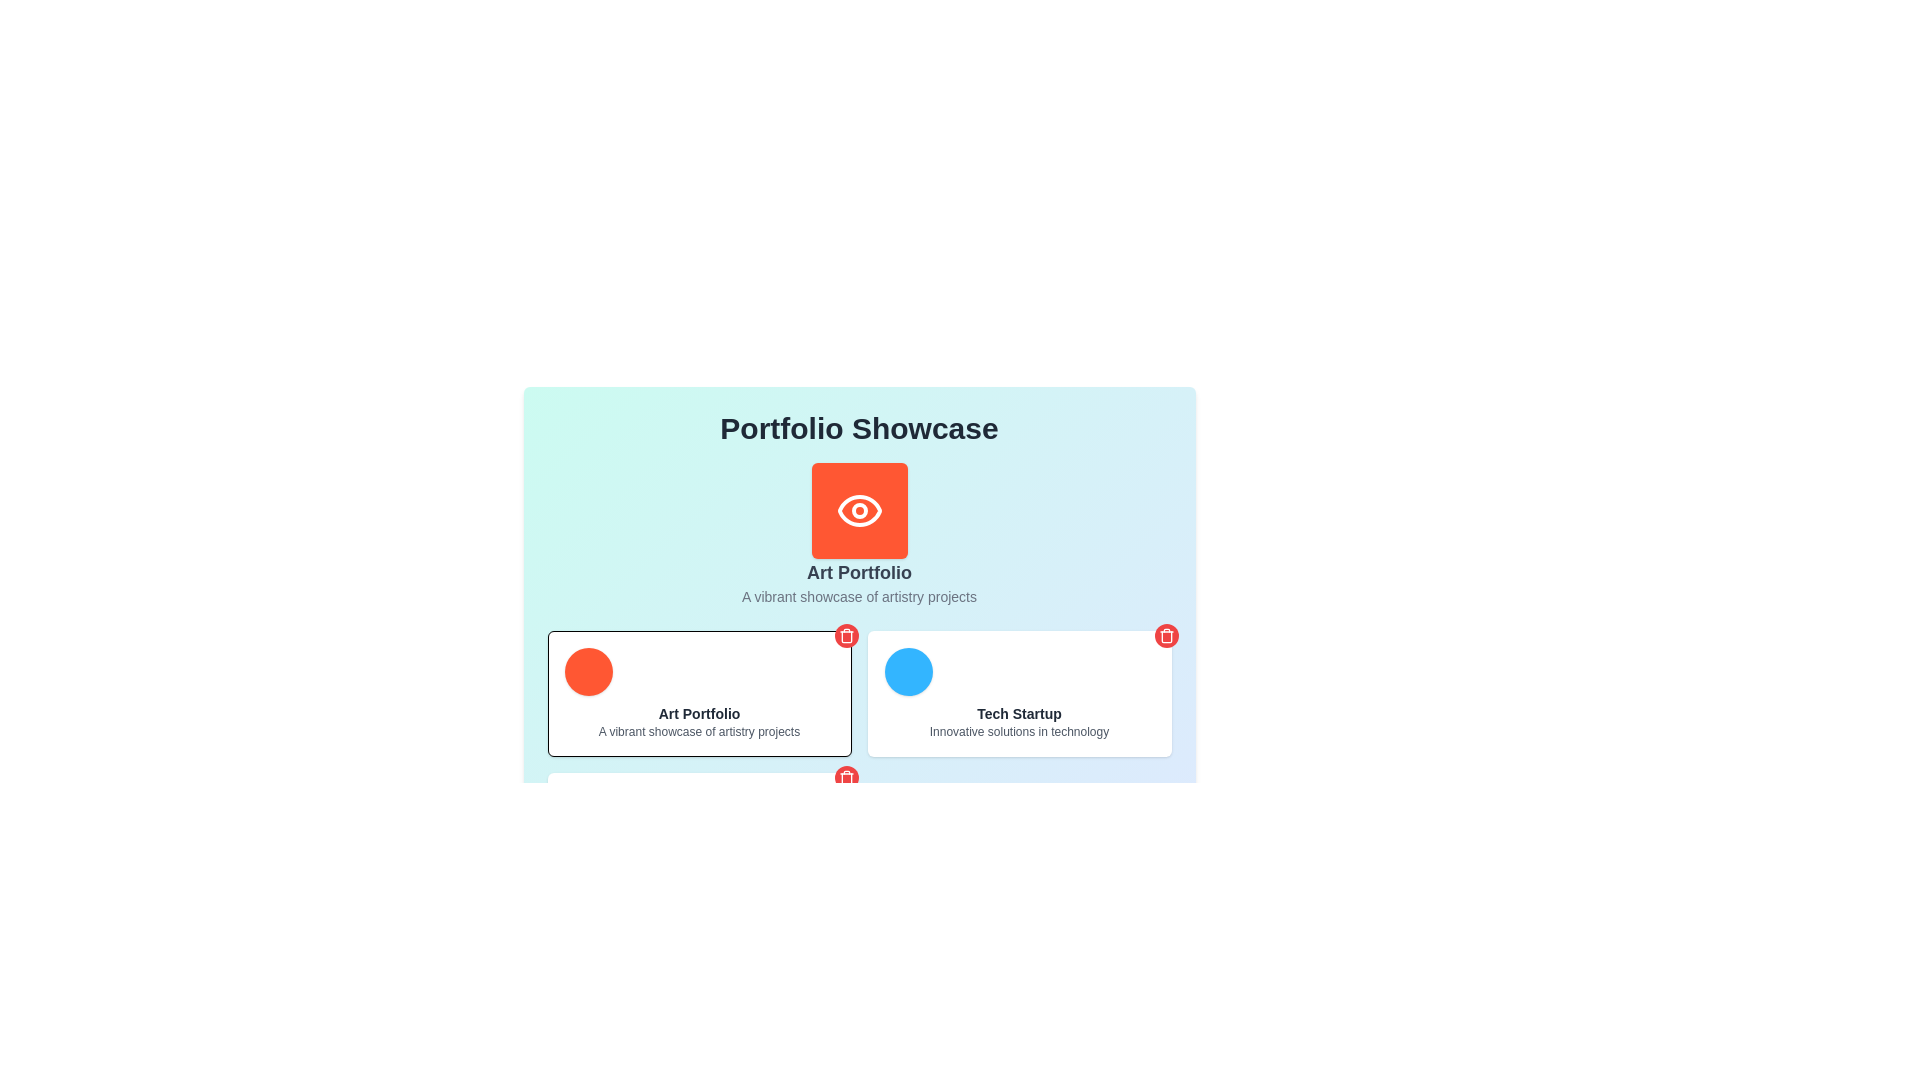 This screenshot has height=1080, width=1920. What do you see at coordinates (1019, 732) in the screenshot?
I see `the text label displaying 'Innovative solutions in technology', which is located immediately below the 'Tech Startup' text in the right-bottom section of the interface` at bounding box center [1019, 732].